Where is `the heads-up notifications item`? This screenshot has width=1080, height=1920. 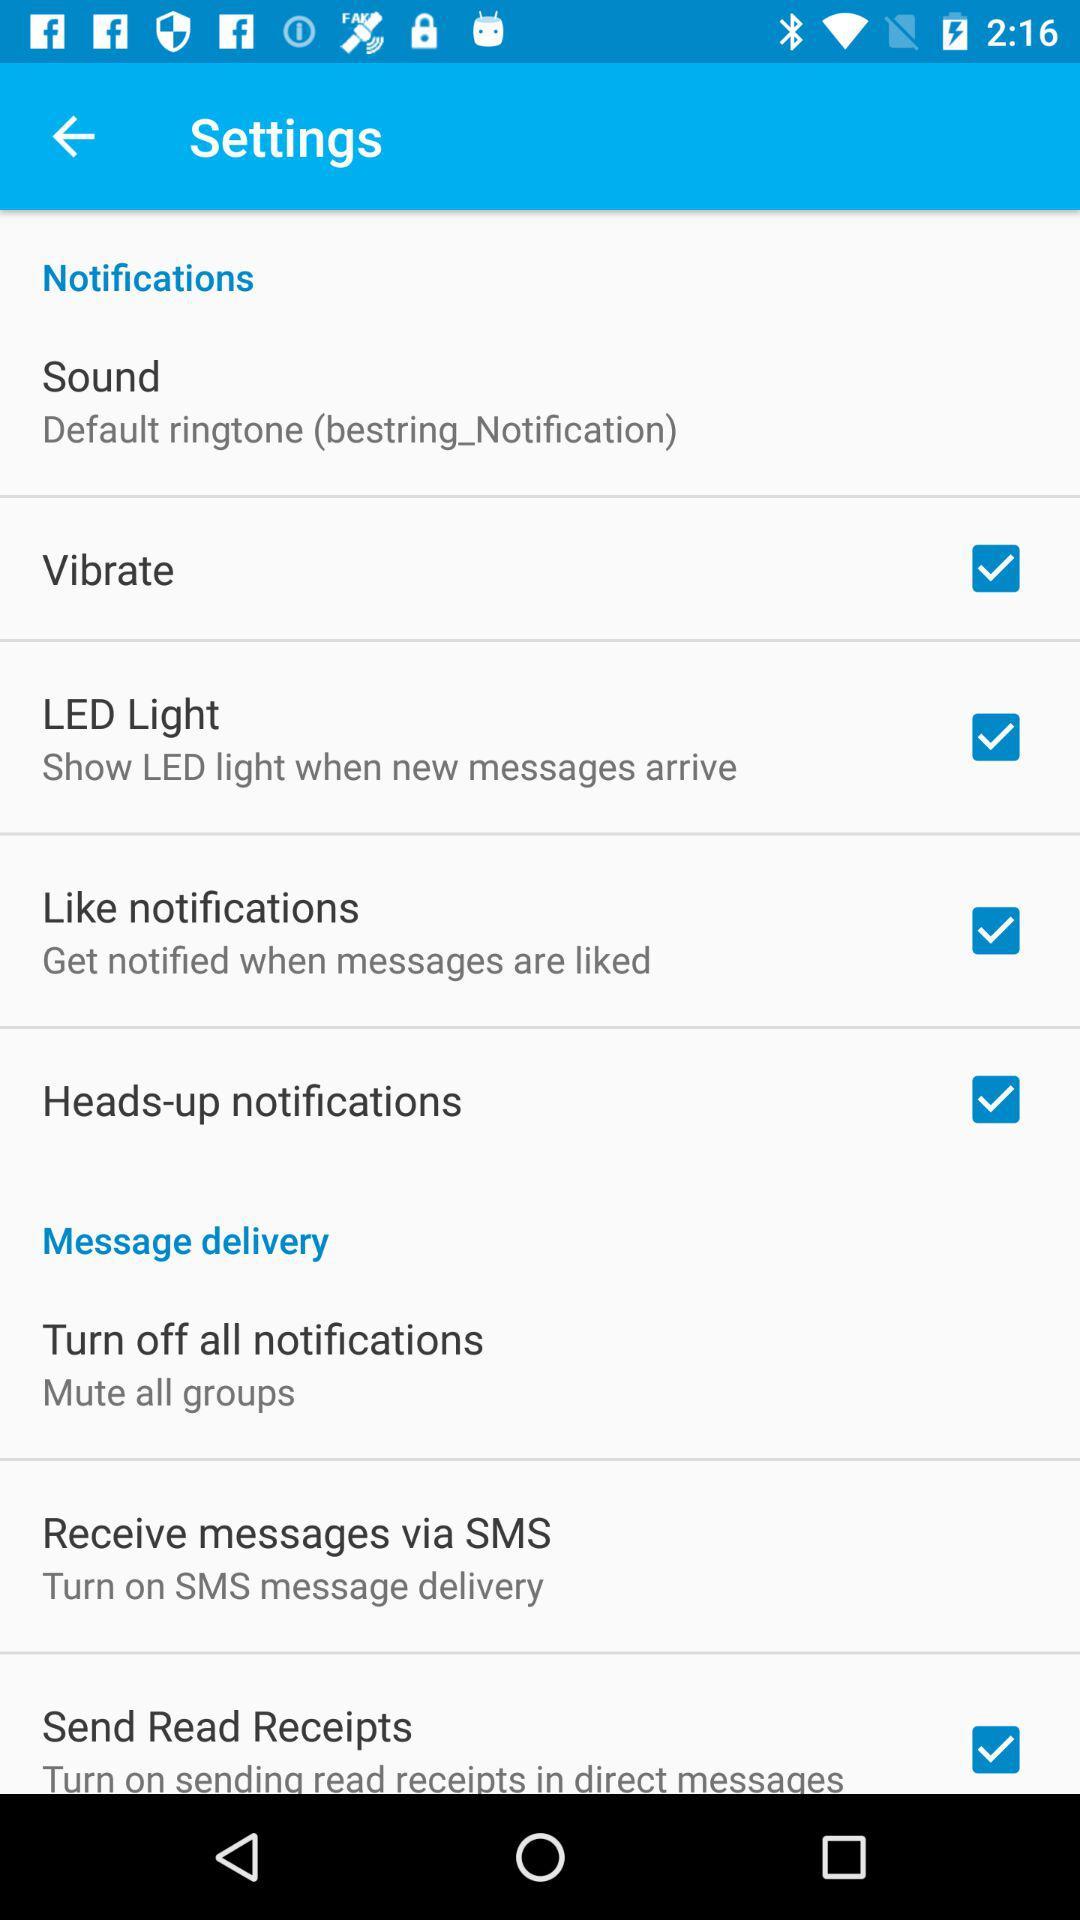
the heads-up notifications item is located at coordinates (251, 1098).